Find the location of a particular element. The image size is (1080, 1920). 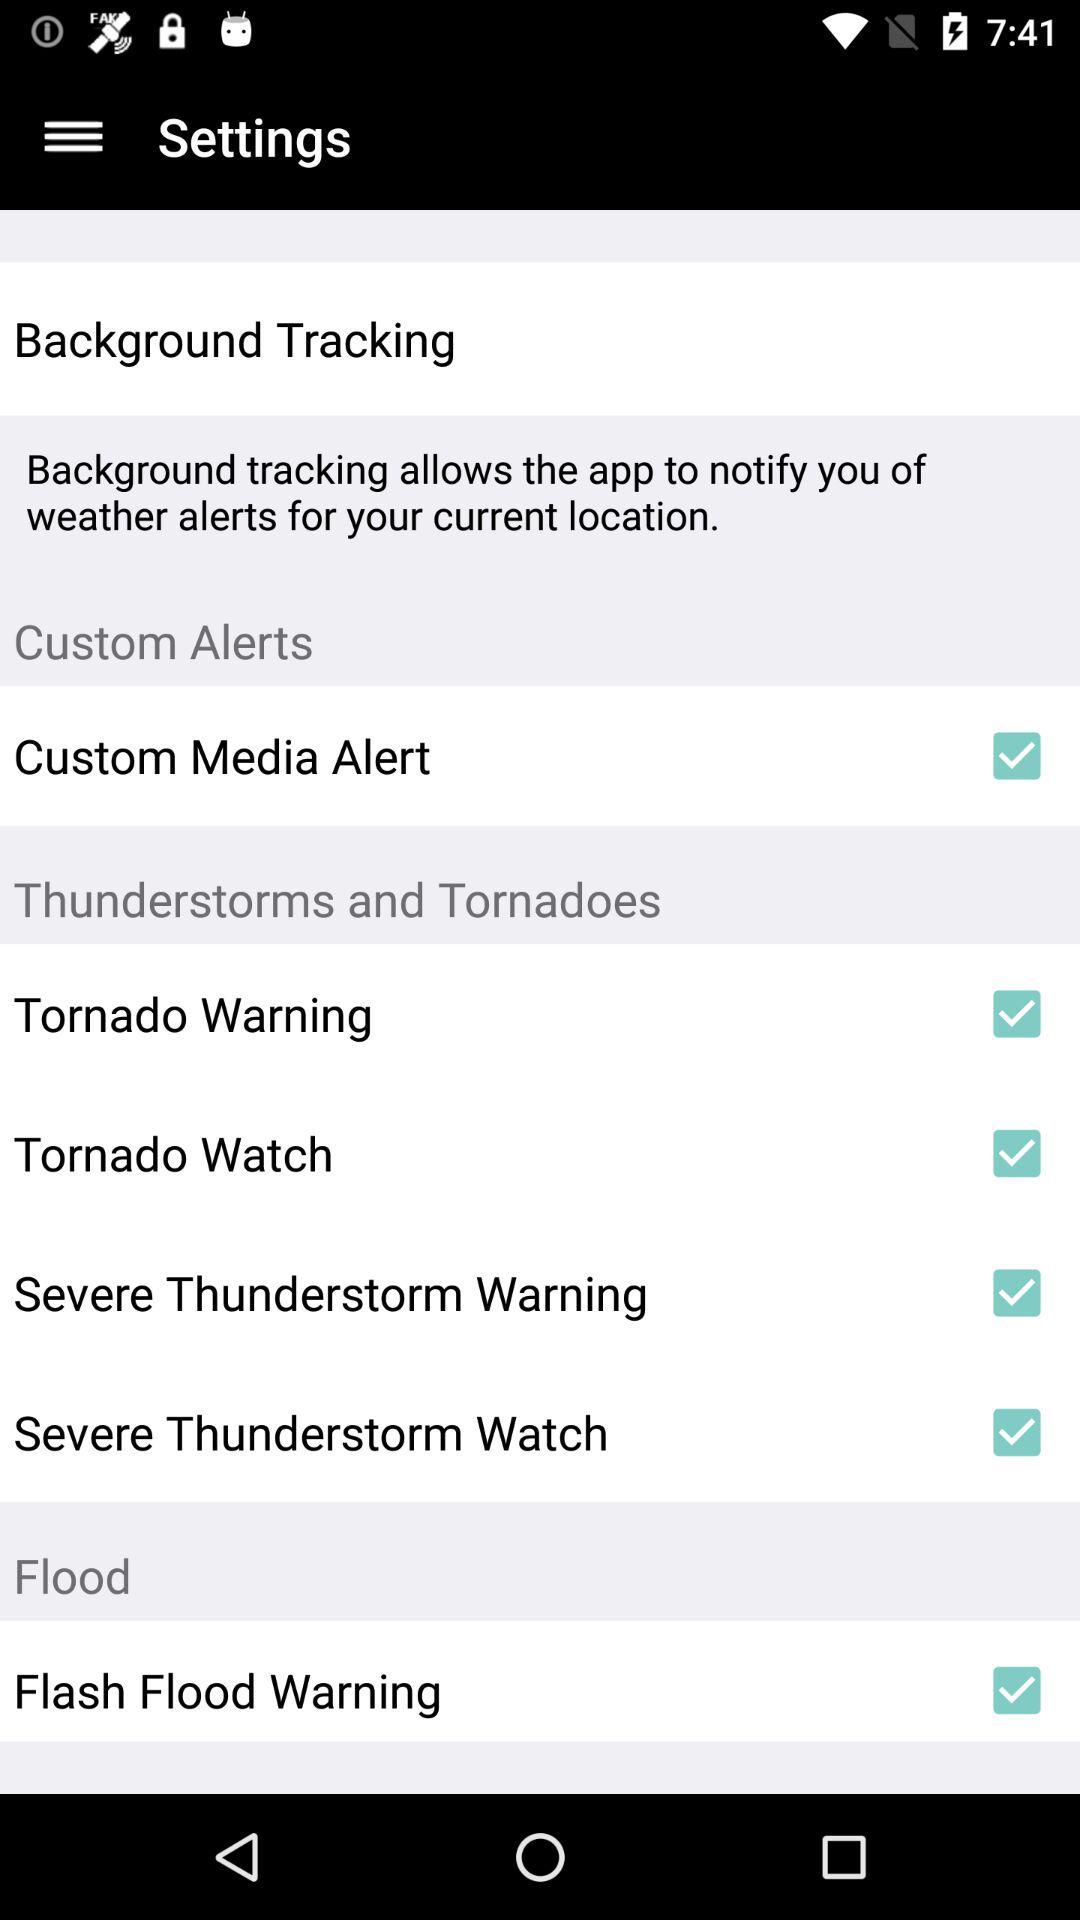

icon next to background tracking item is located at coordinates (1017, 339).